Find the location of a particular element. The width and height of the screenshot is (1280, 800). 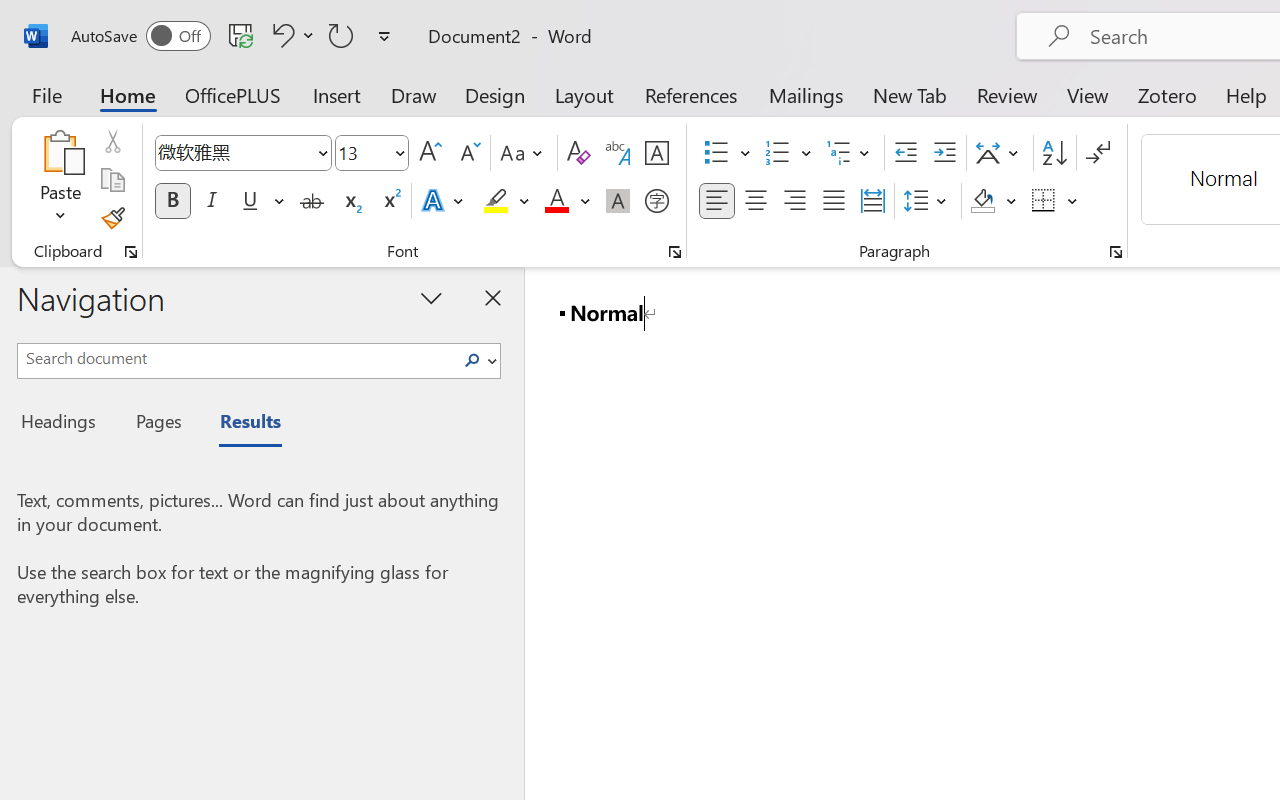

'Line and Paragraph Spacing' is located at coordinates (927, 201).